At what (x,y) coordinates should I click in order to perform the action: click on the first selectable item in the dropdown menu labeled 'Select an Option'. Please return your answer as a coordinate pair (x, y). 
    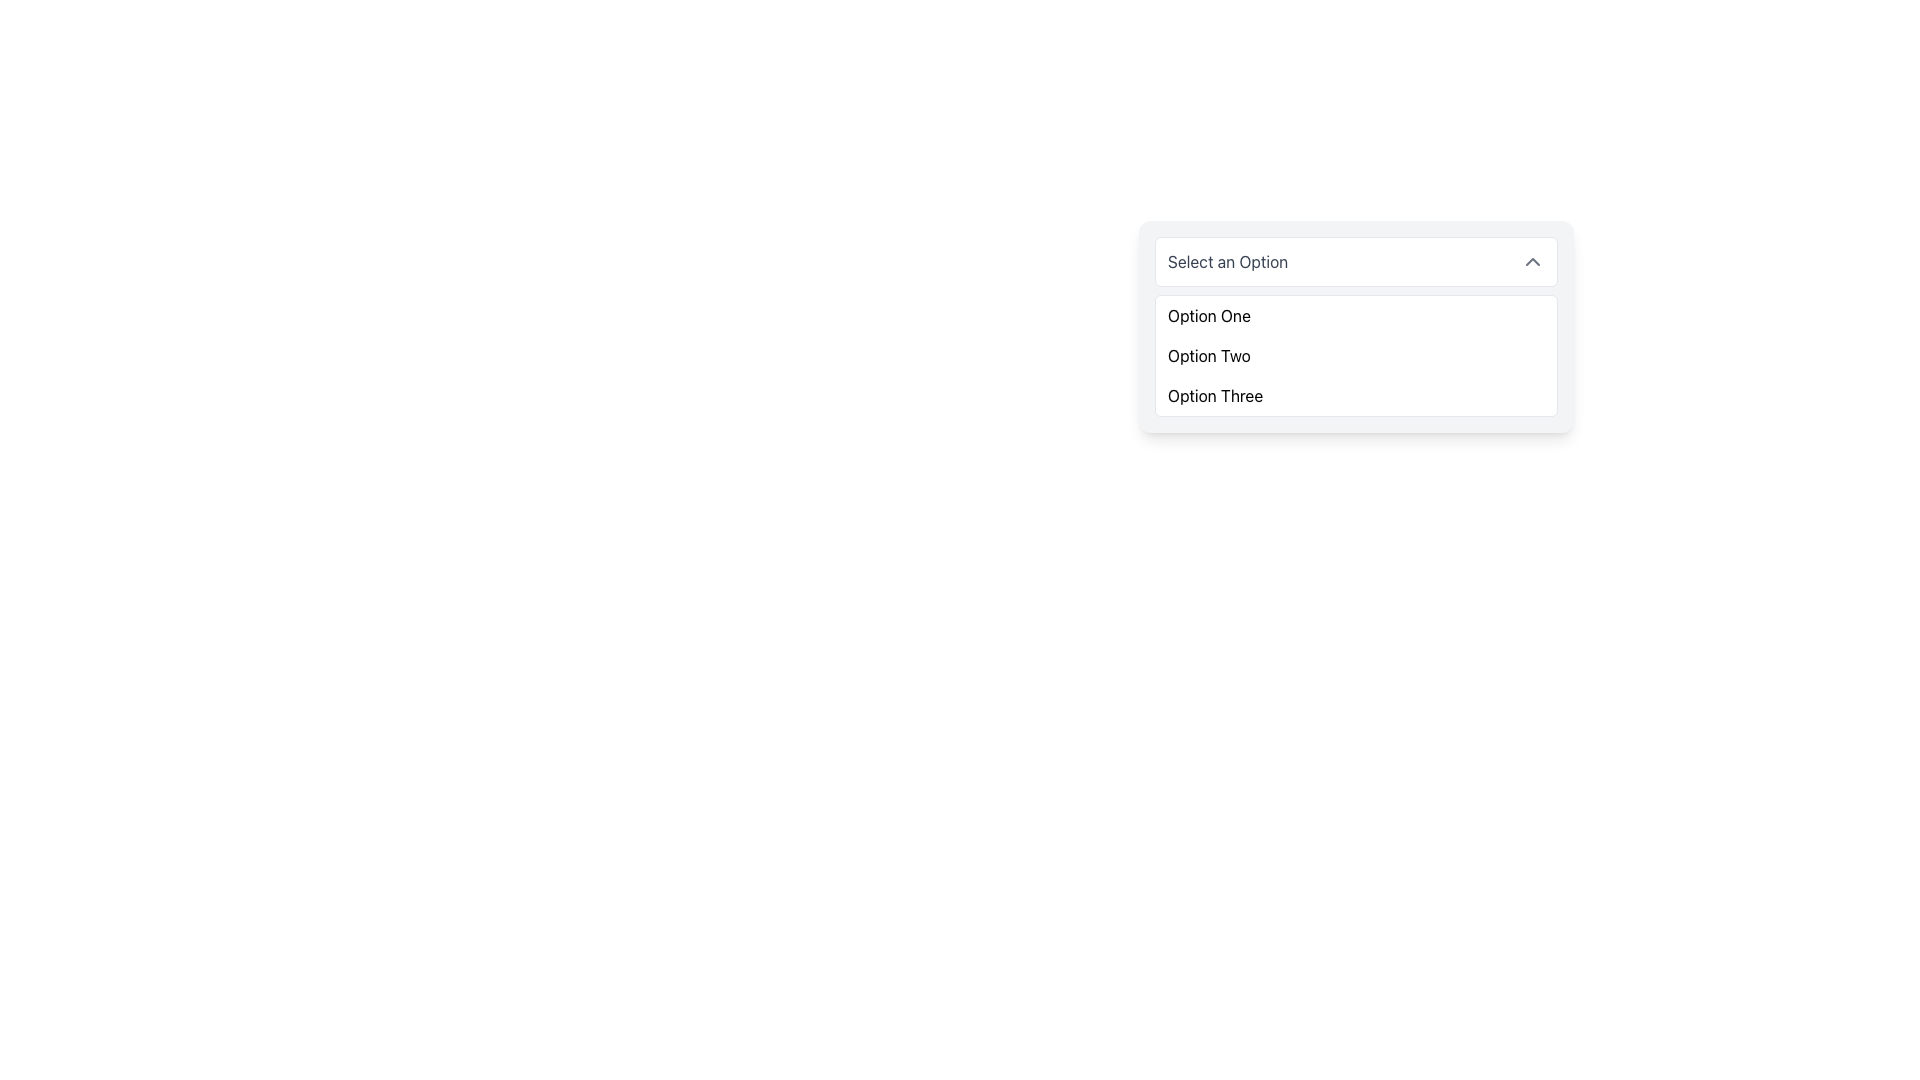
    Looking at the image, I should click on (1208, 315).